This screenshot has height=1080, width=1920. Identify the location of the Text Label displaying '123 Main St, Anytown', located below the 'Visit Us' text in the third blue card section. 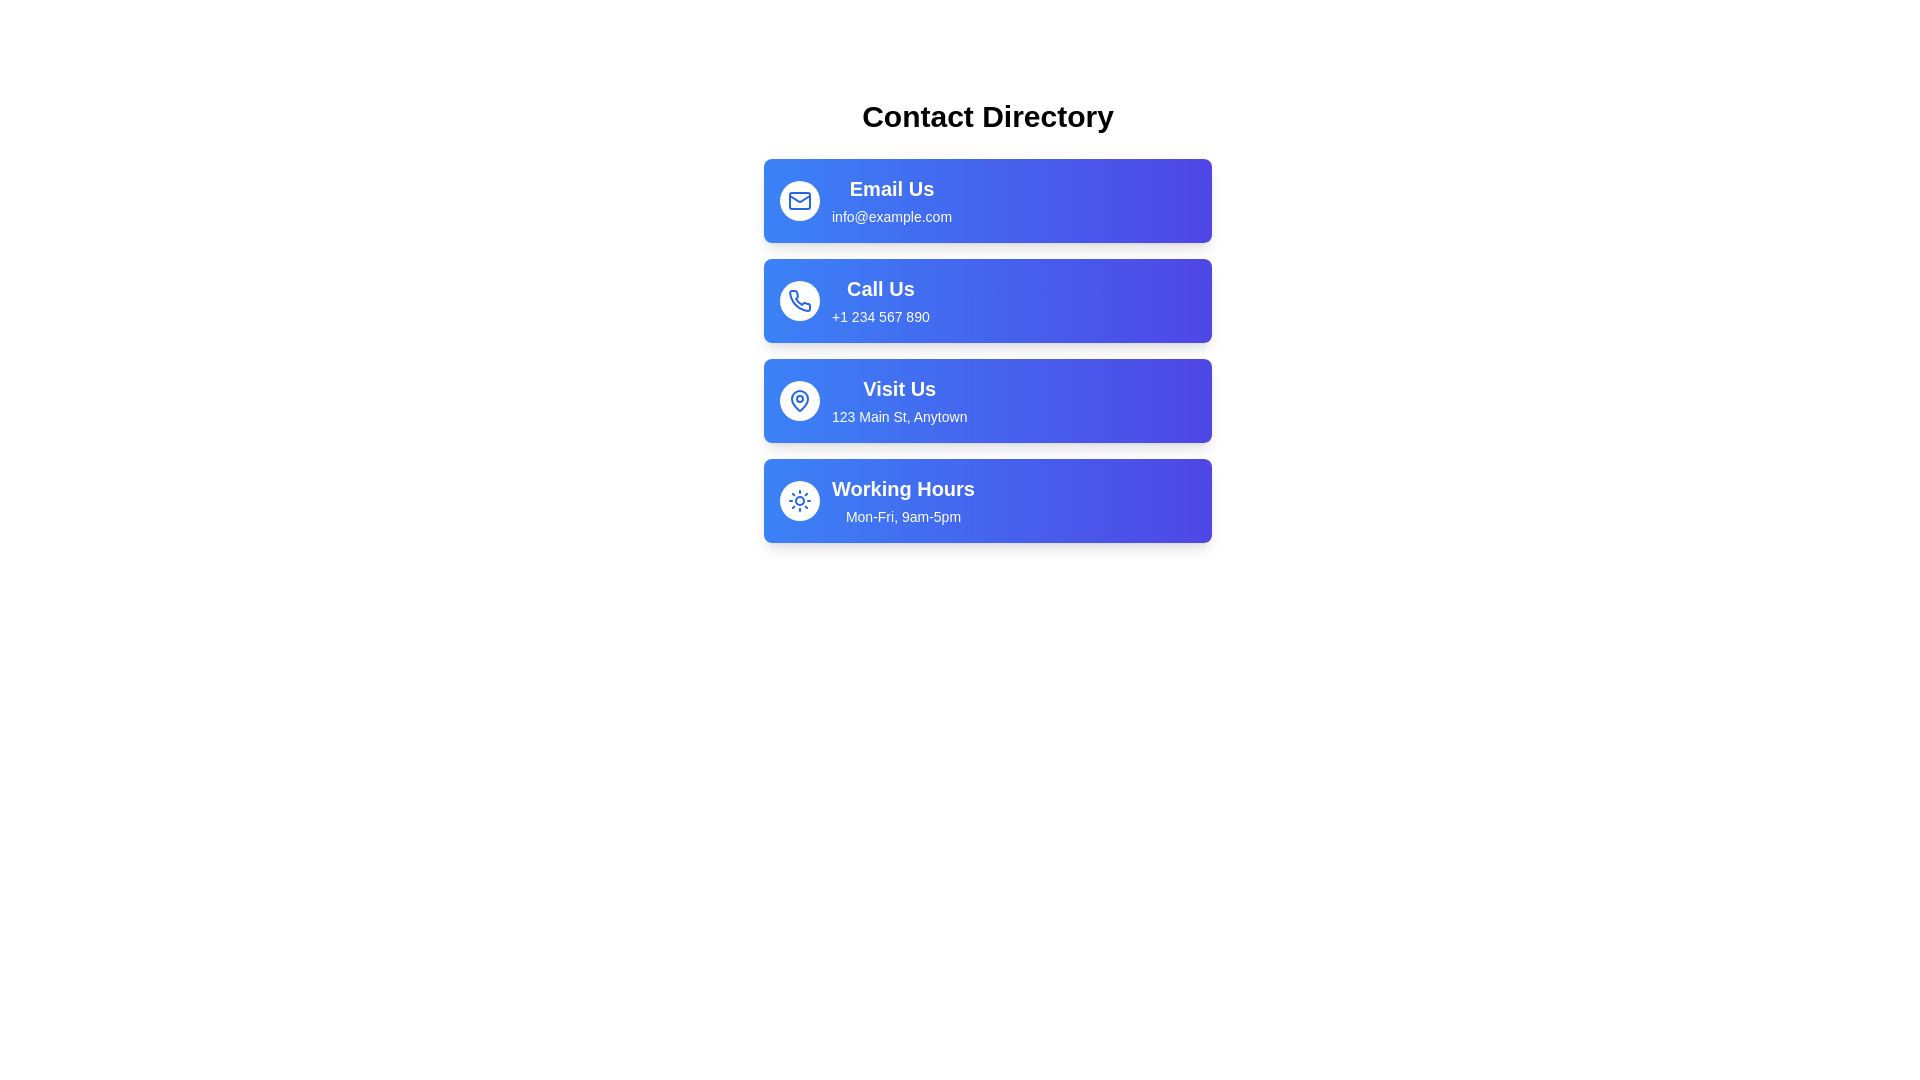
(898, 415).